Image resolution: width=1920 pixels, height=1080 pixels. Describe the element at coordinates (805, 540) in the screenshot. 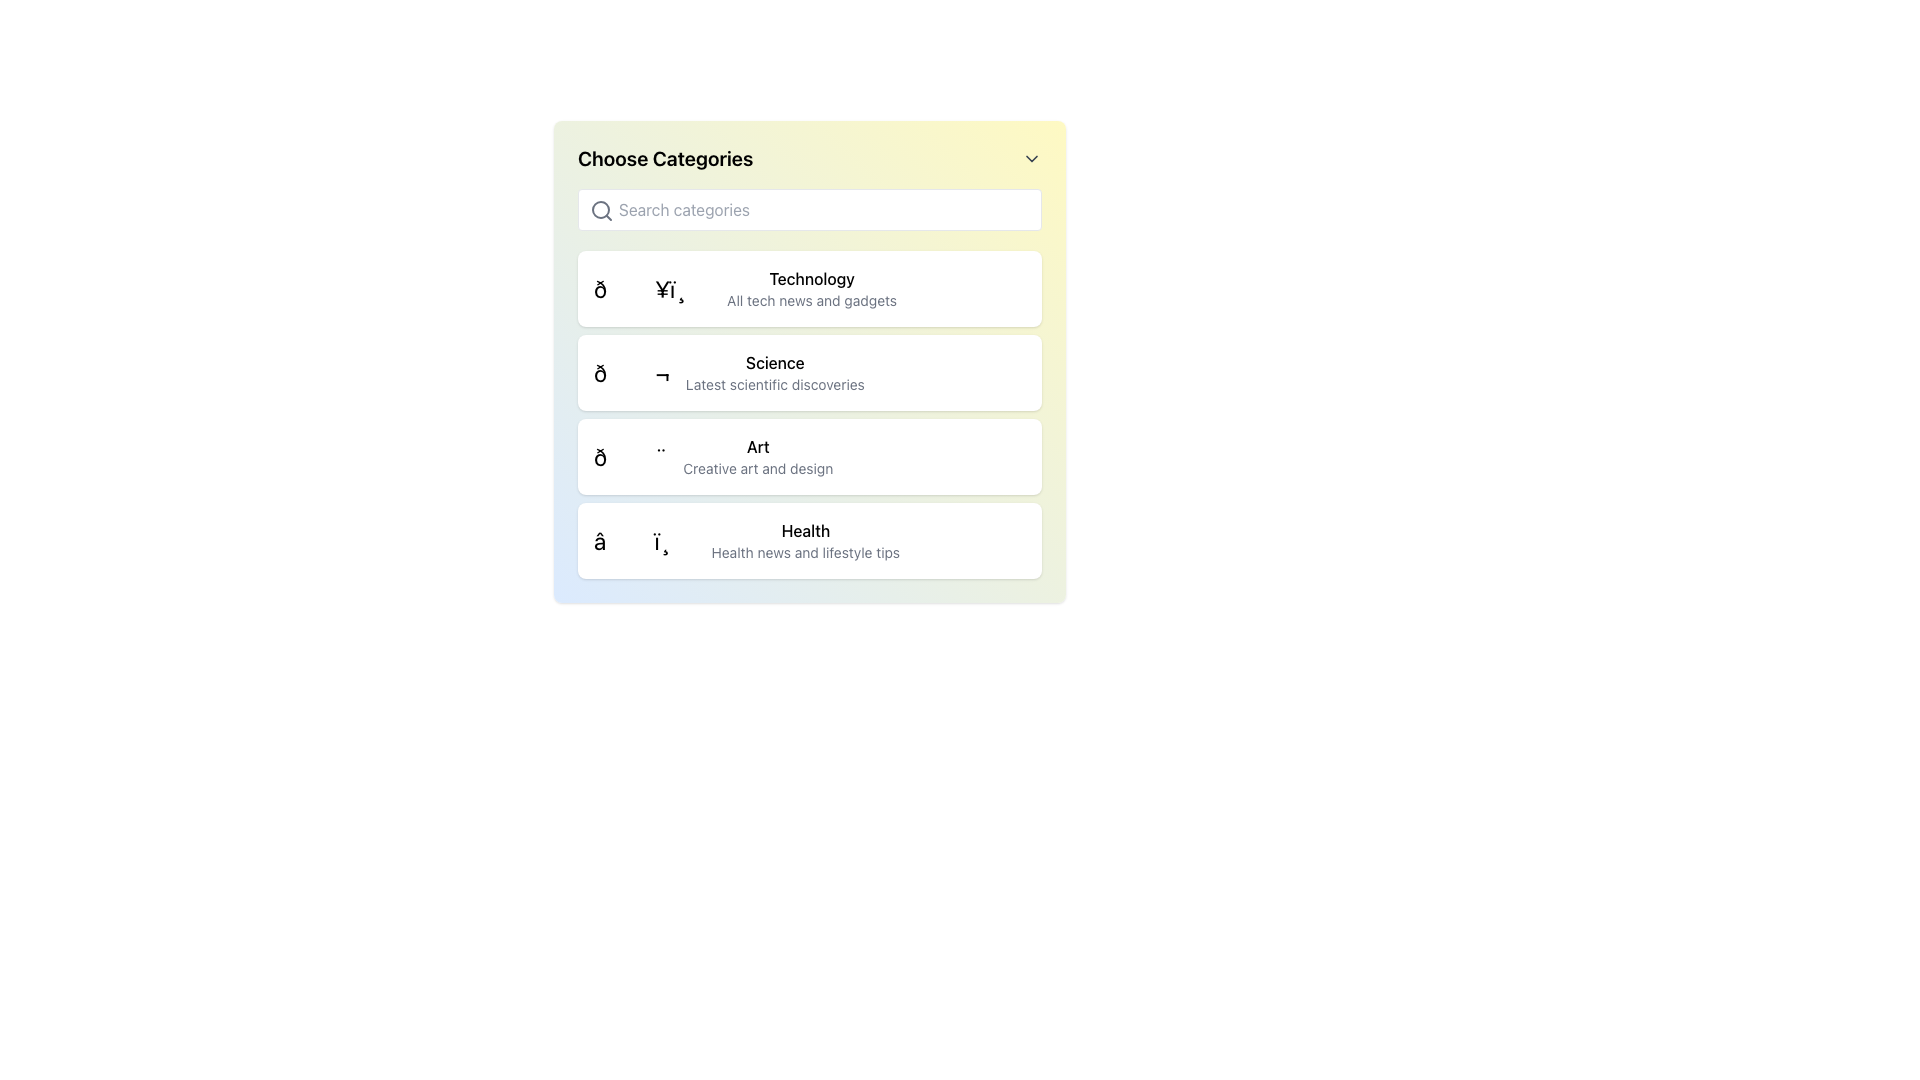

I see `the 'Health' category label, which is the fourth item in a vertical list and displays the subtitle 'Health news and lifestyle tips'` at that location.